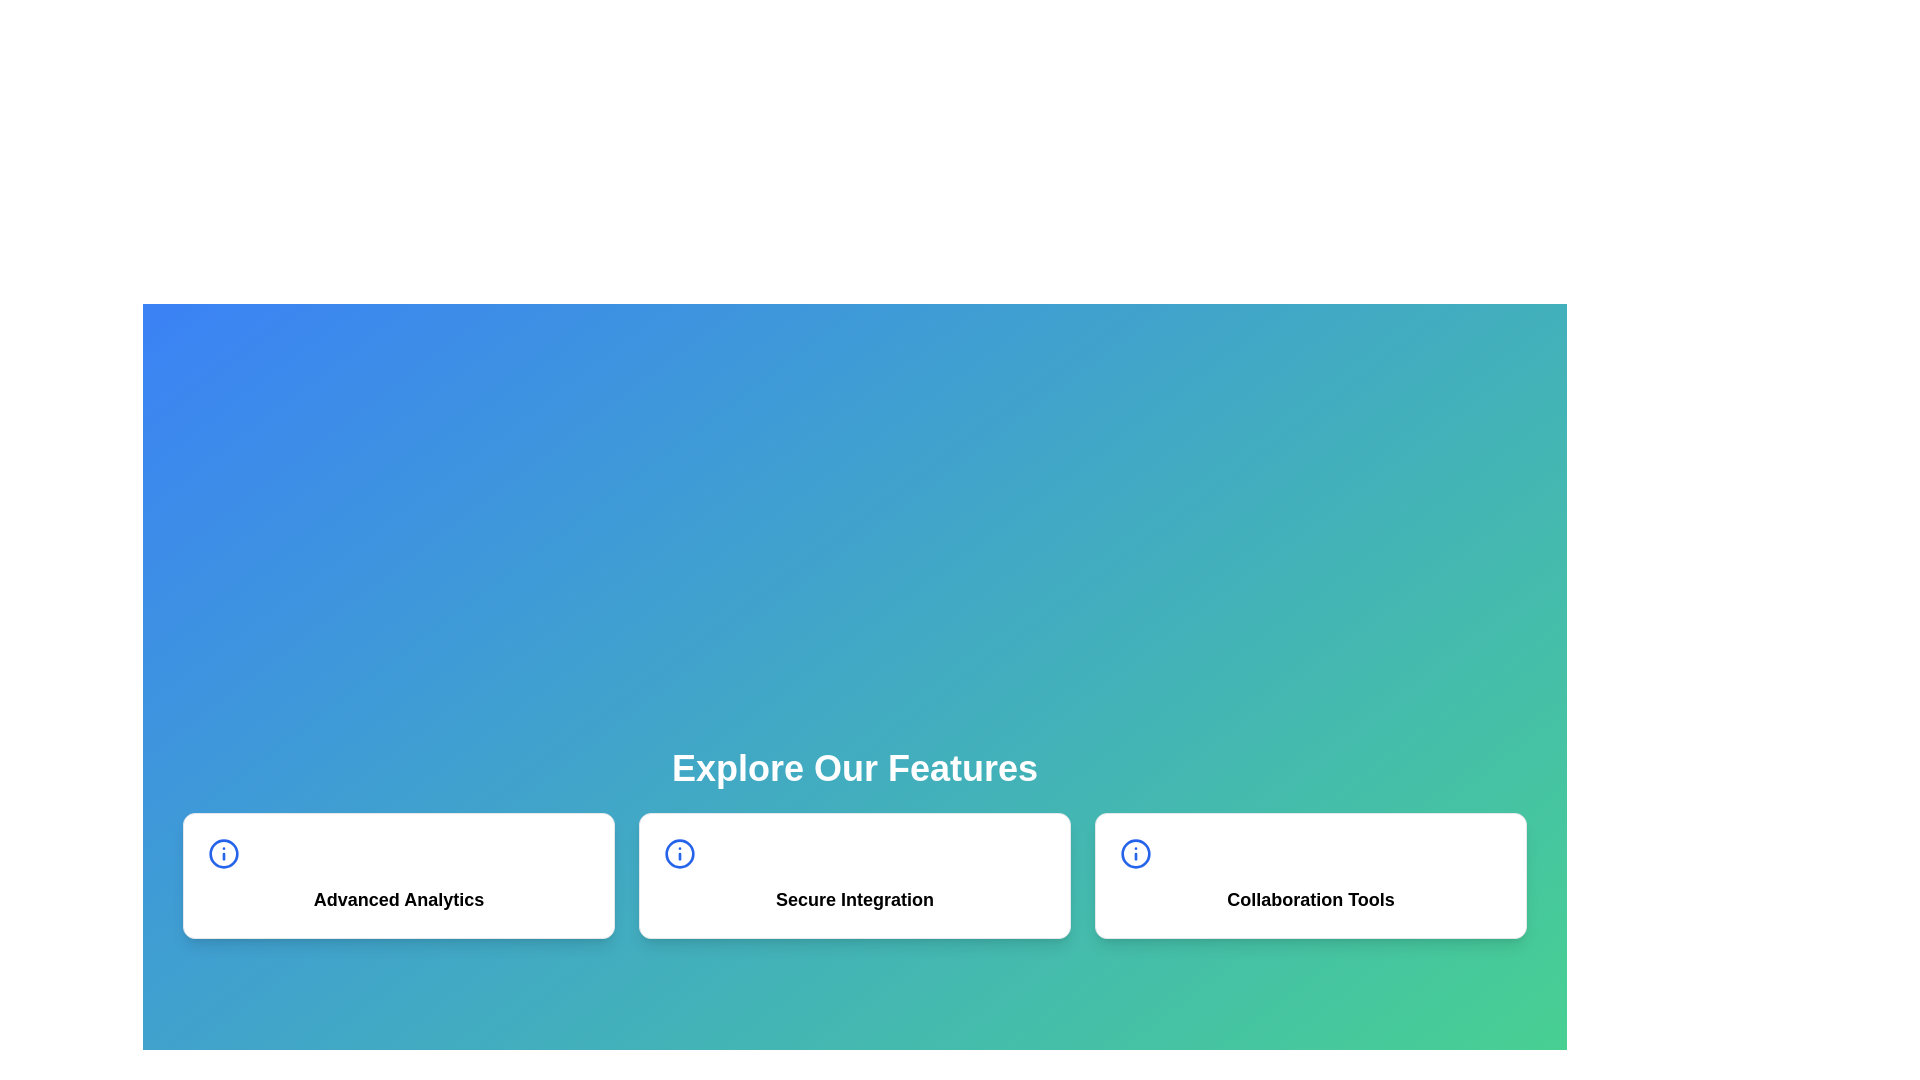  What do you see at coordinates (680, 853) in the screenshot?
I see `the central circular part of the information icon in the Secure Integration card header` at bounding box center [680, 853].